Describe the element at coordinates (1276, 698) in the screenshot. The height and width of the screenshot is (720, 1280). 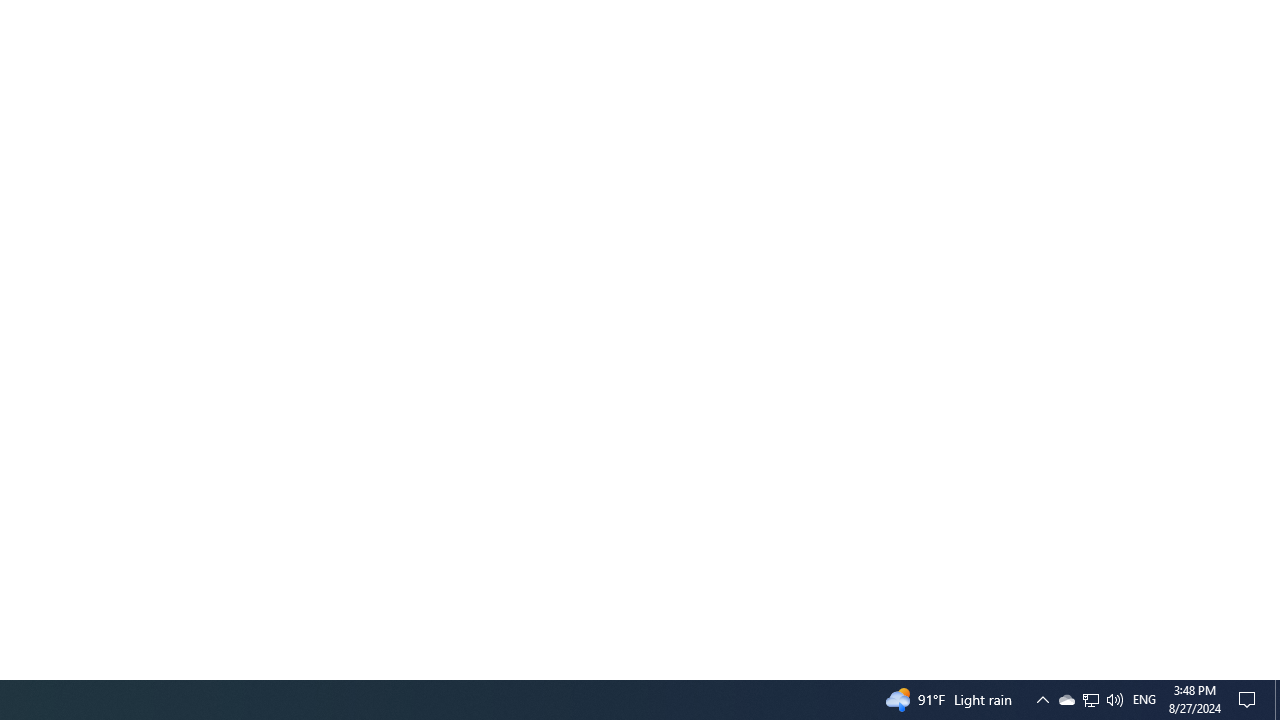
I see `'Show desktop'` at that location.